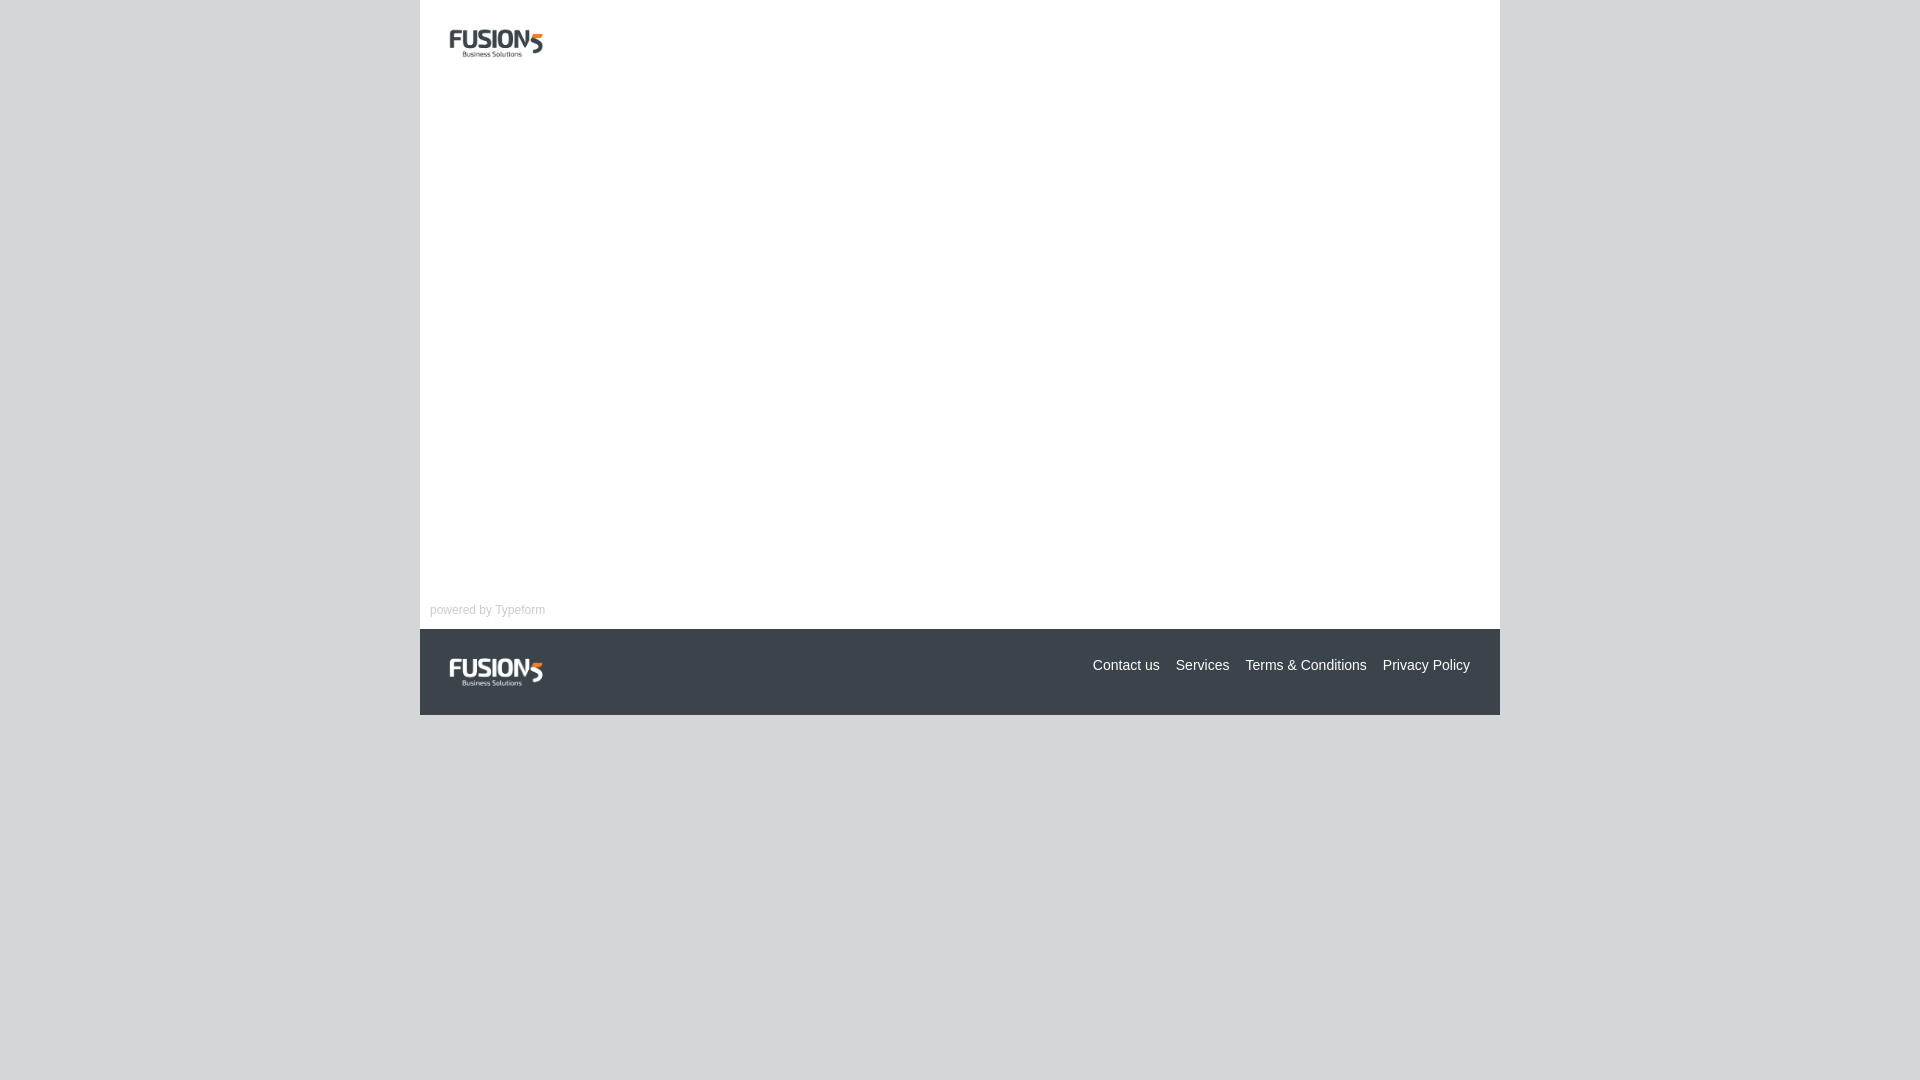 Image resolution: width=1920 pixels, height=1080 pixels. What do you see at coordinates (1202, 664) in the screenshot?
I see `'Services'` at bounding box center [1202, 664].